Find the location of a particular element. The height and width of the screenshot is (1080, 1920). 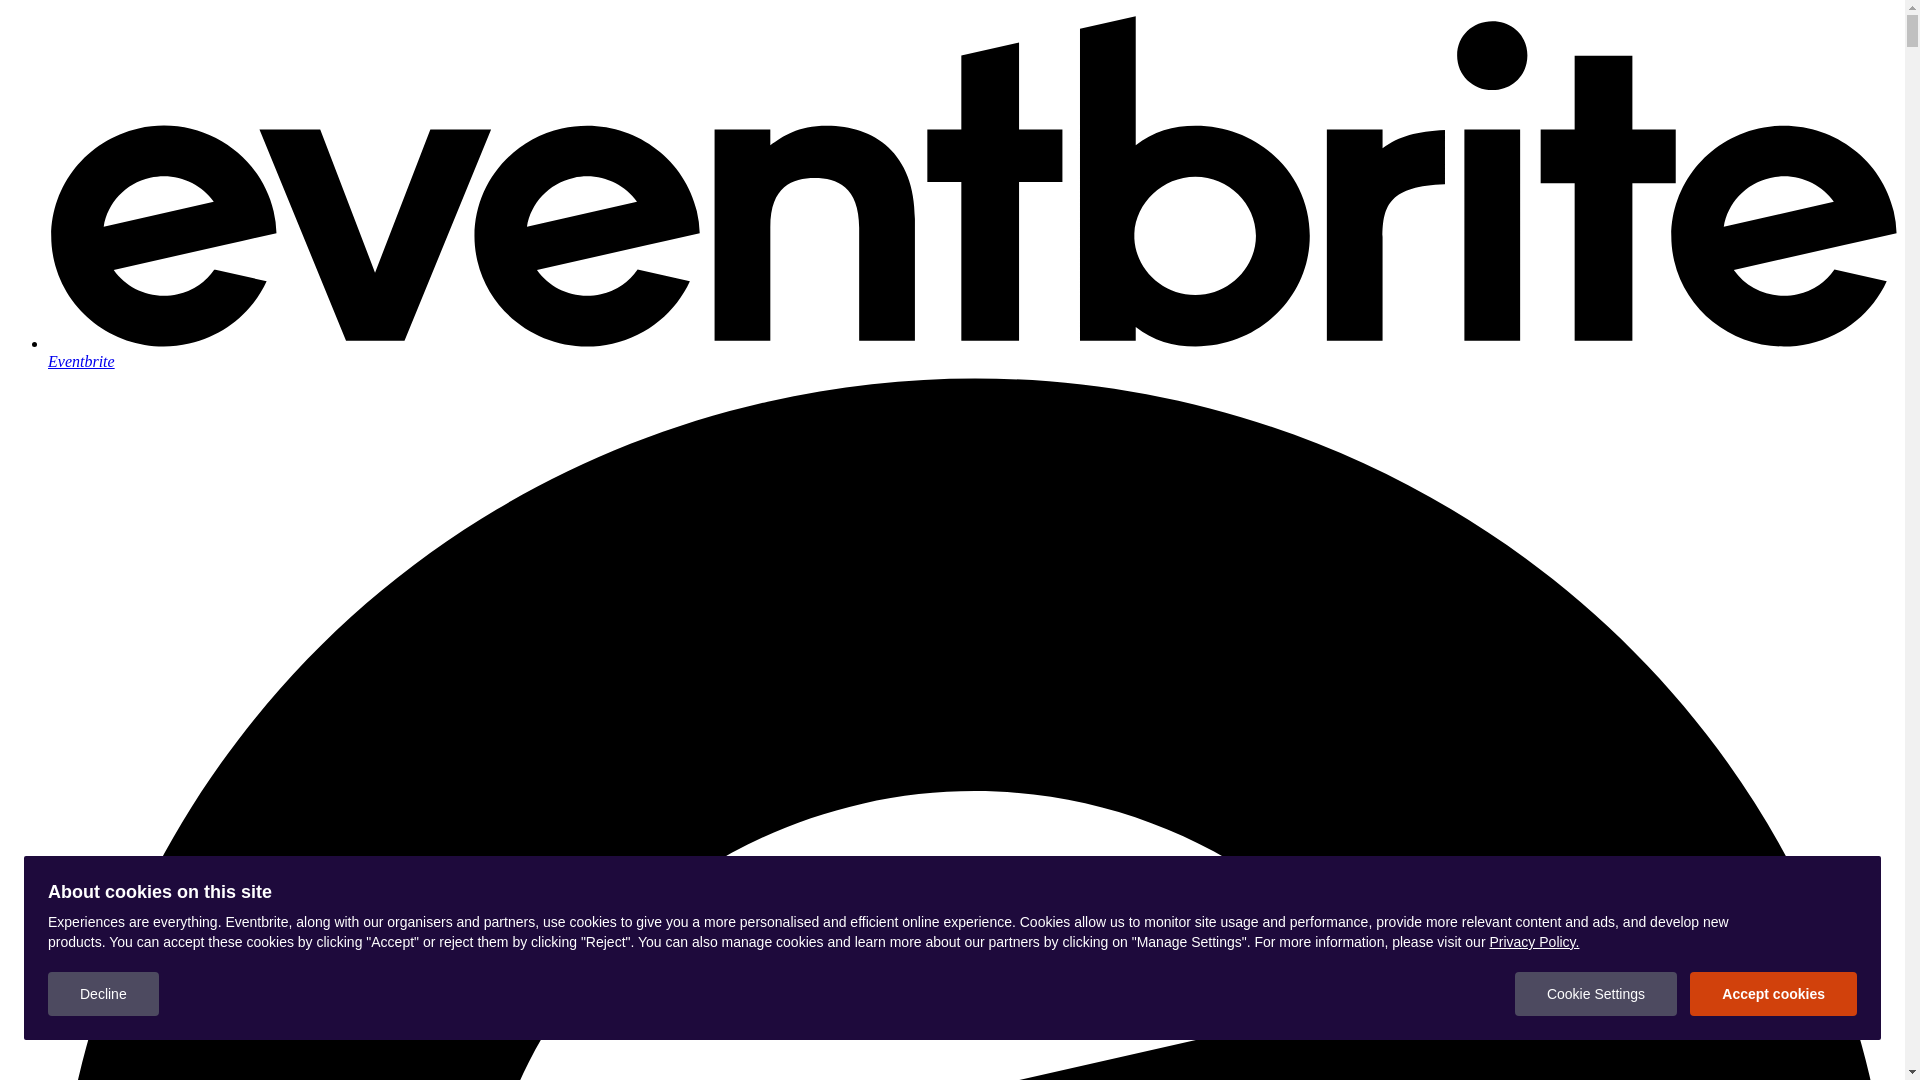

'Decline' is located at coordinates (102, 994).